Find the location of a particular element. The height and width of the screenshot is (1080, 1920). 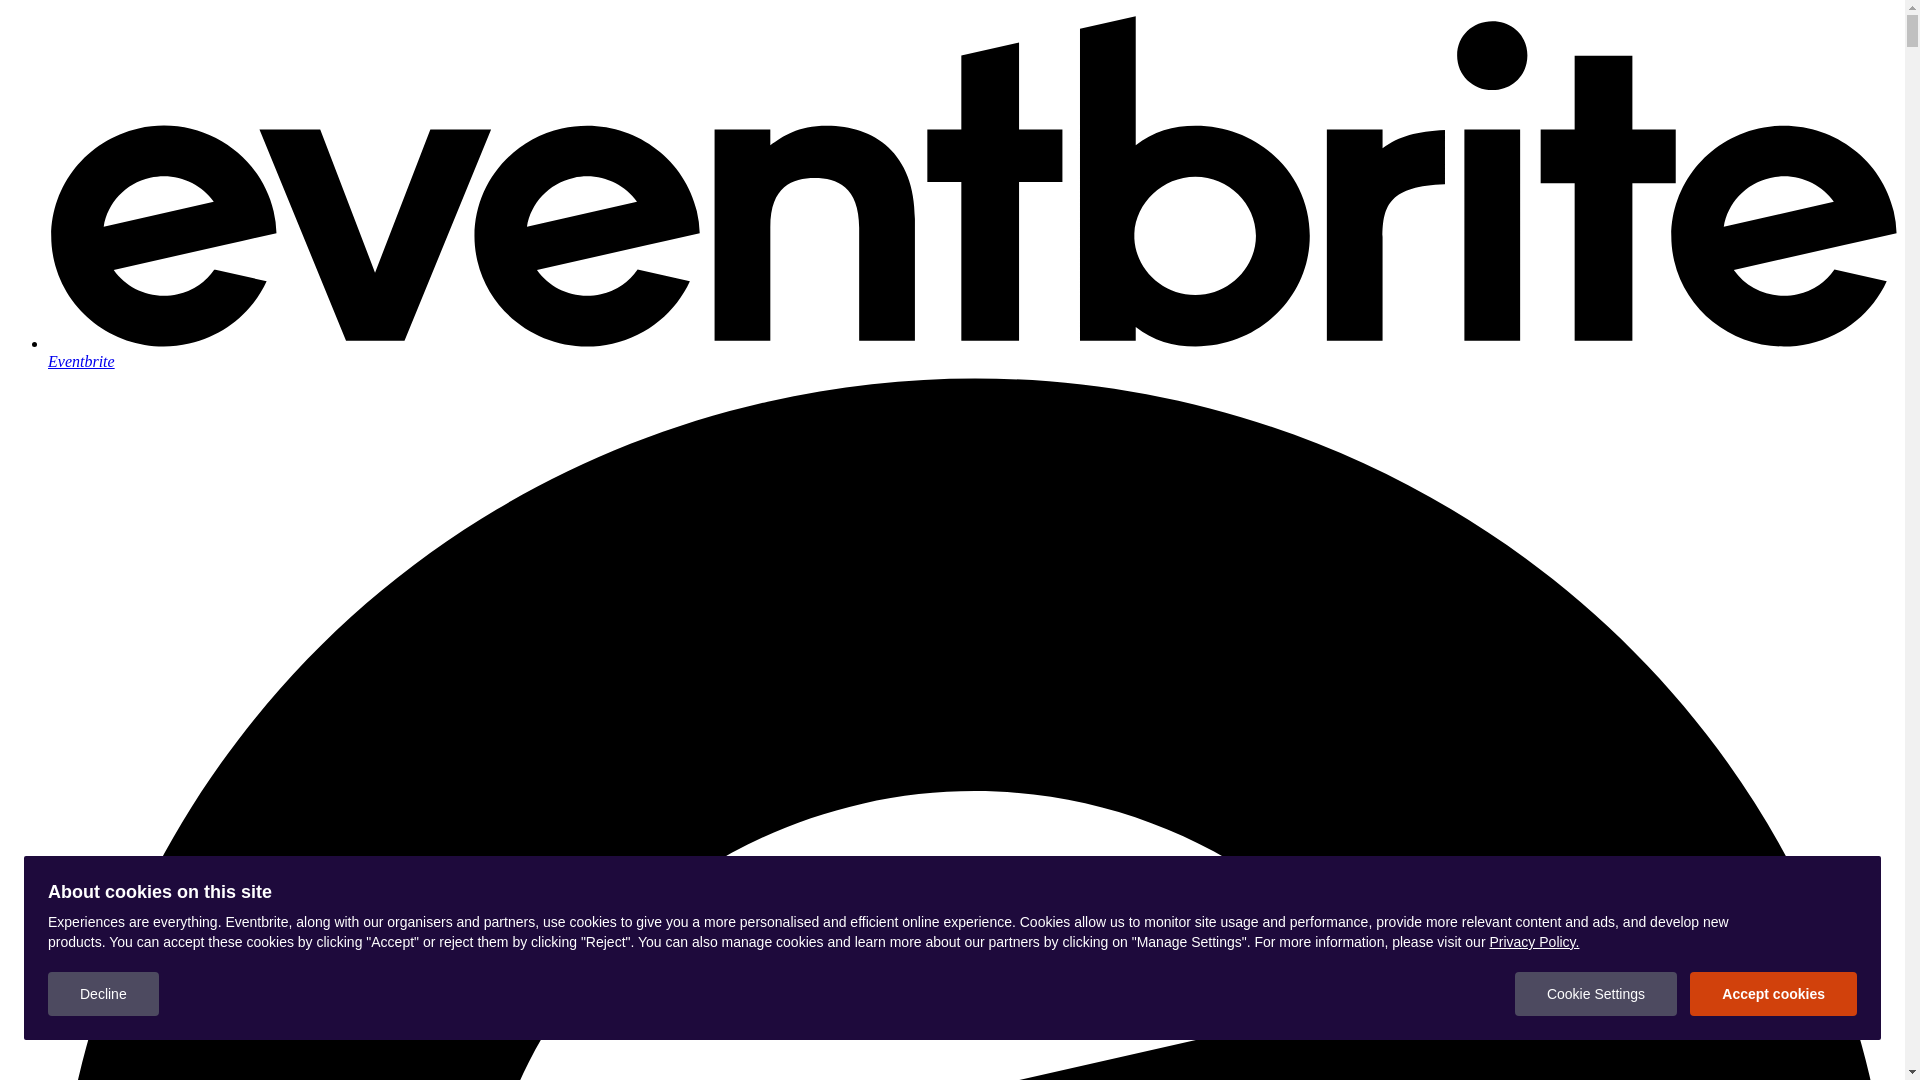

'Decline' is located at coordinates (102, 994).